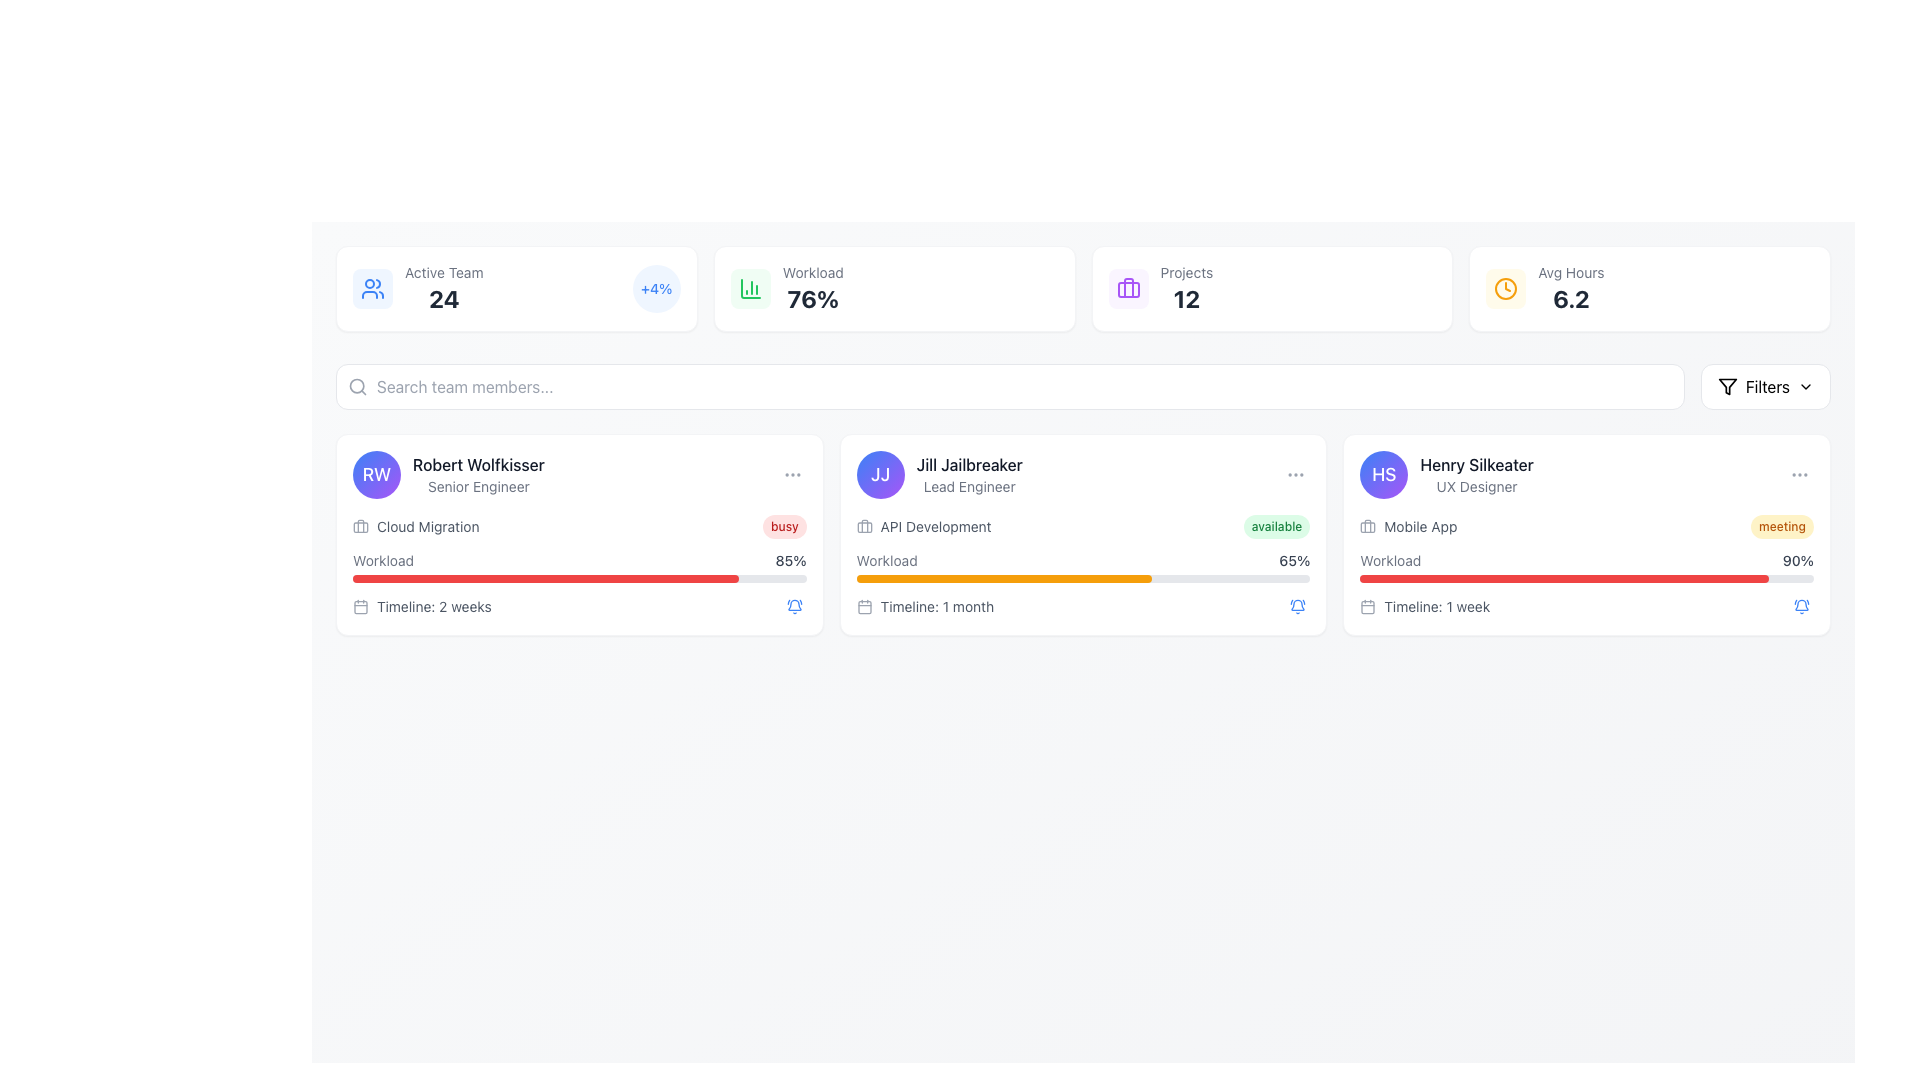  What do you see at coordinates (477, 474) in the screenshot?
I see `the text label displaying the team member's name located to the right of the avatar circle with initials 'RW' in the leftmost card of the team member cards` at bounding box center [477, 474].